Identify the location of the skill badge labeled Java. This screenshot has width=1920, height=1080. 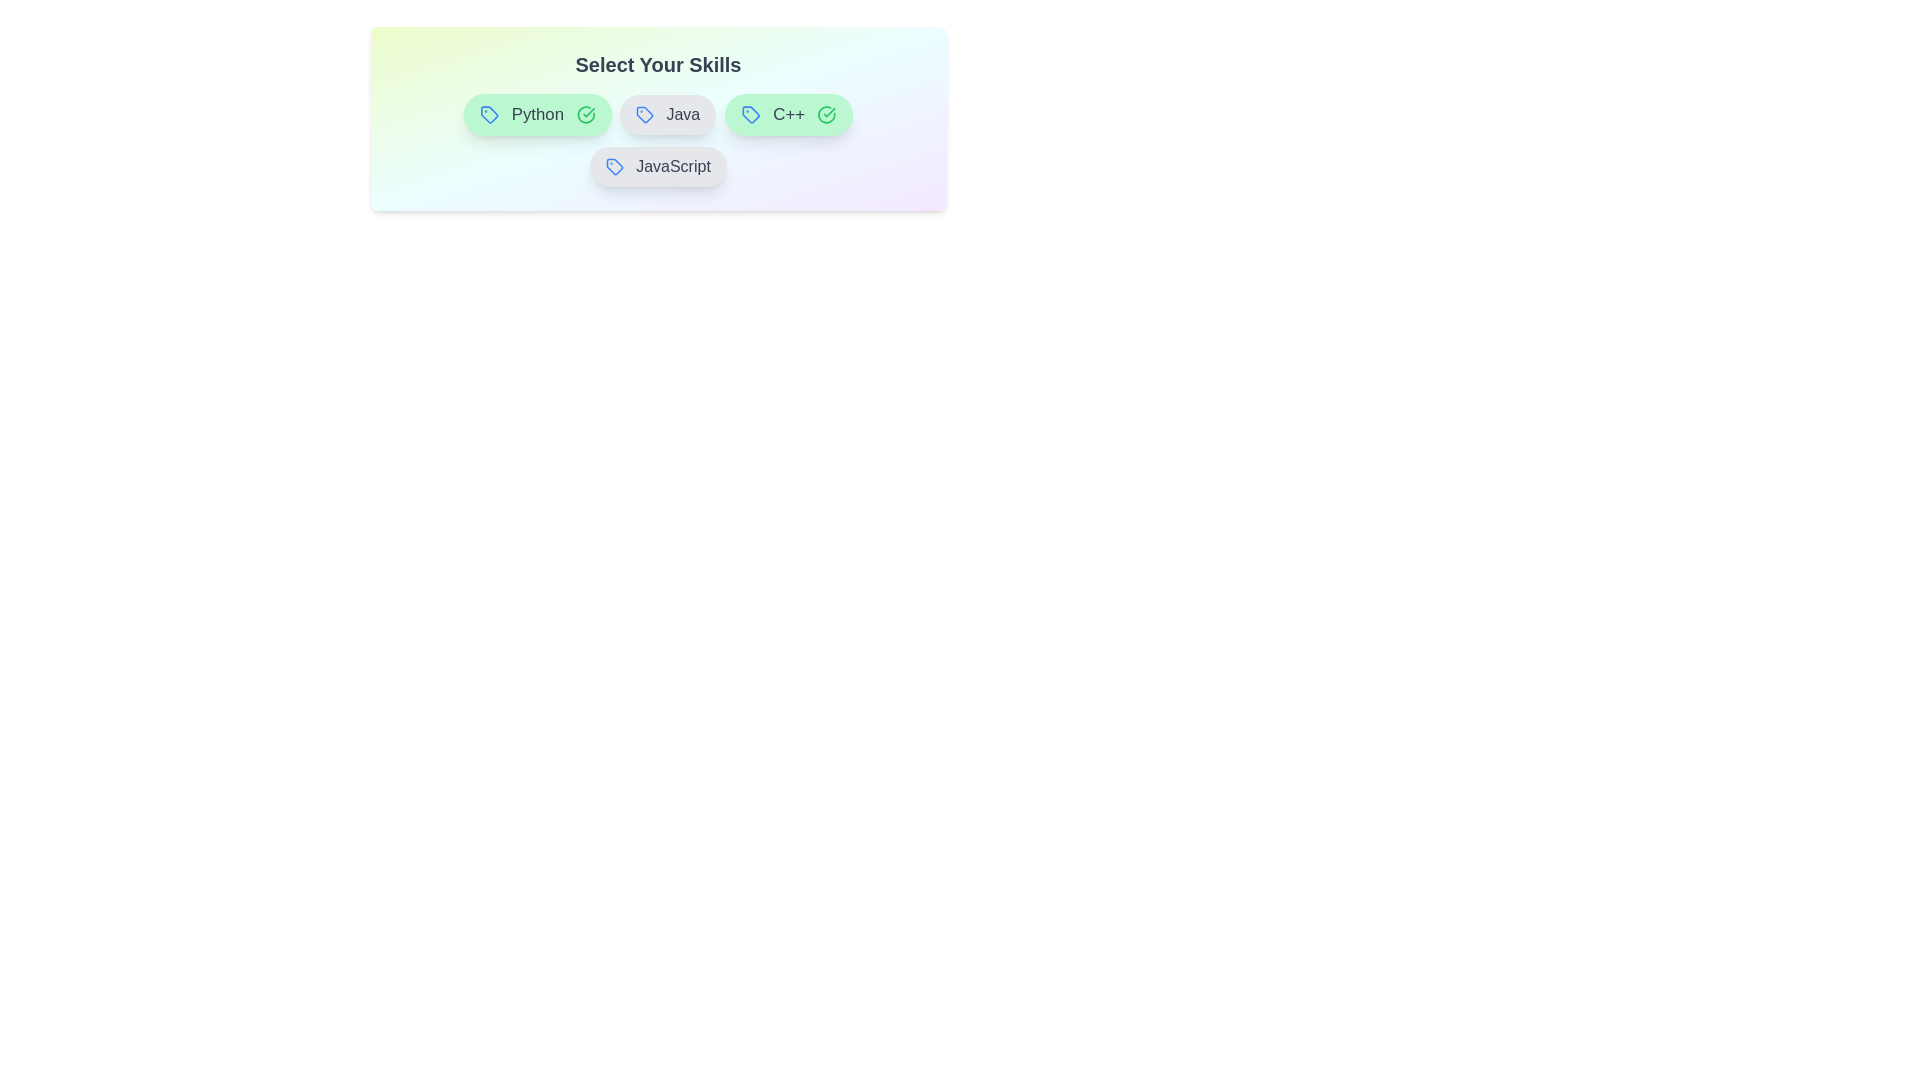
(667, 115).